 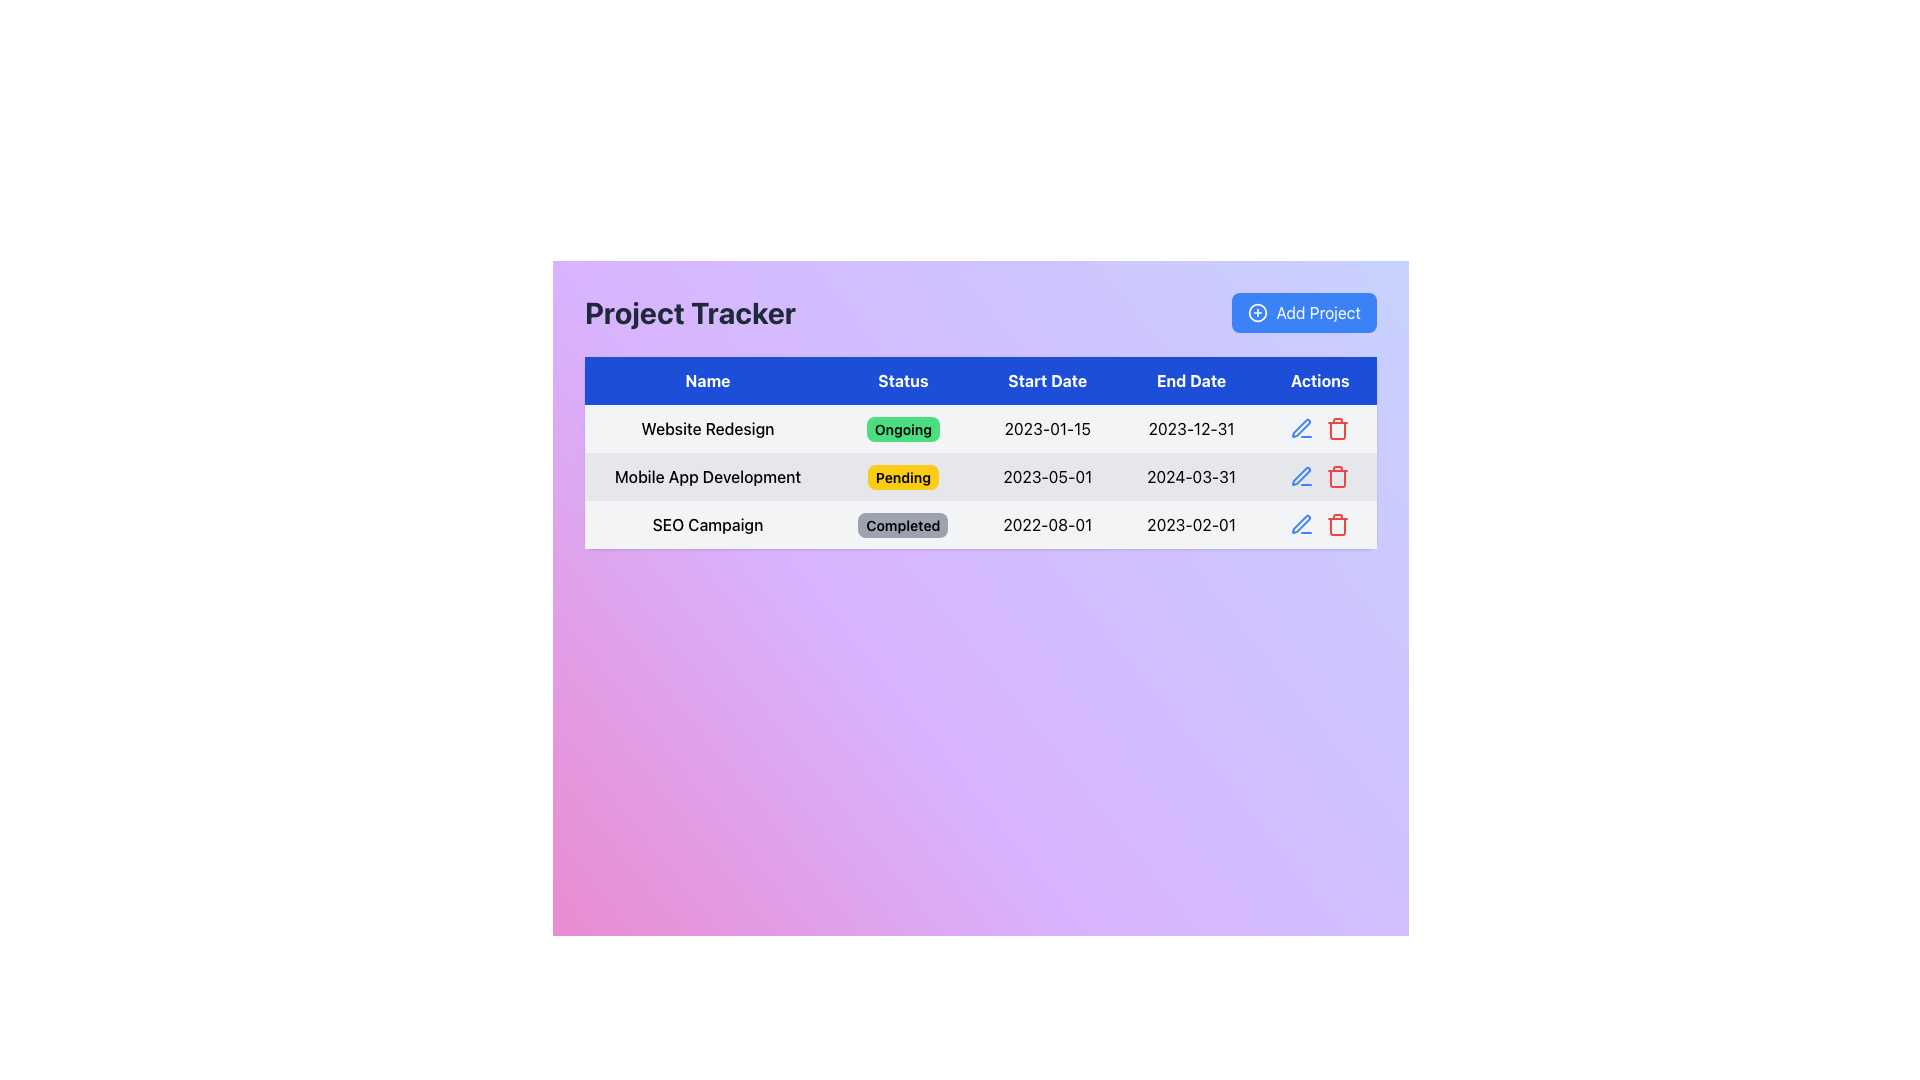 I want to click on the static text component displaying the date '2022-08-01' in the 'Start Date' column of the third row in the project tracking application table, so click(x=1046, y=523).